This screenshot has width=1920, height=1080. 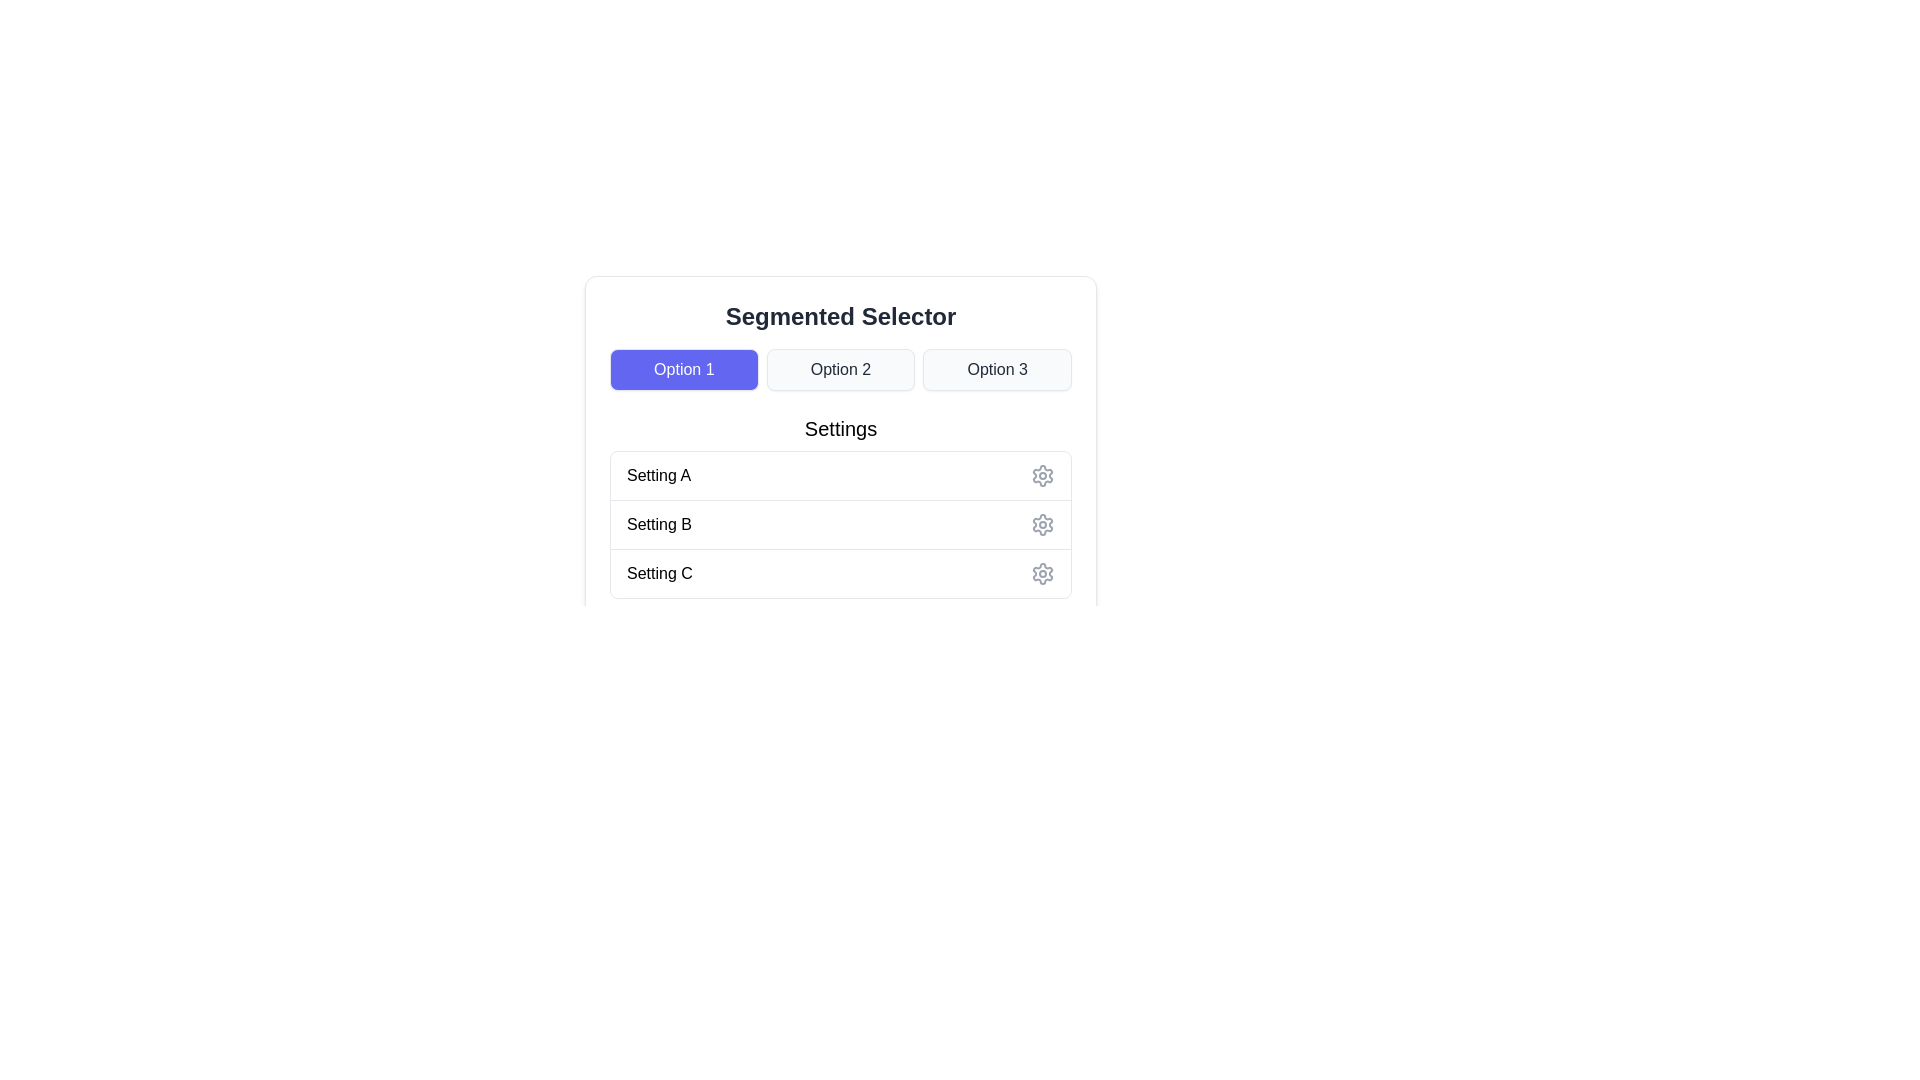 I want to click on the configuration button/icon located to the right of the 'Settings C' text label, so click(x=1041, y=574).